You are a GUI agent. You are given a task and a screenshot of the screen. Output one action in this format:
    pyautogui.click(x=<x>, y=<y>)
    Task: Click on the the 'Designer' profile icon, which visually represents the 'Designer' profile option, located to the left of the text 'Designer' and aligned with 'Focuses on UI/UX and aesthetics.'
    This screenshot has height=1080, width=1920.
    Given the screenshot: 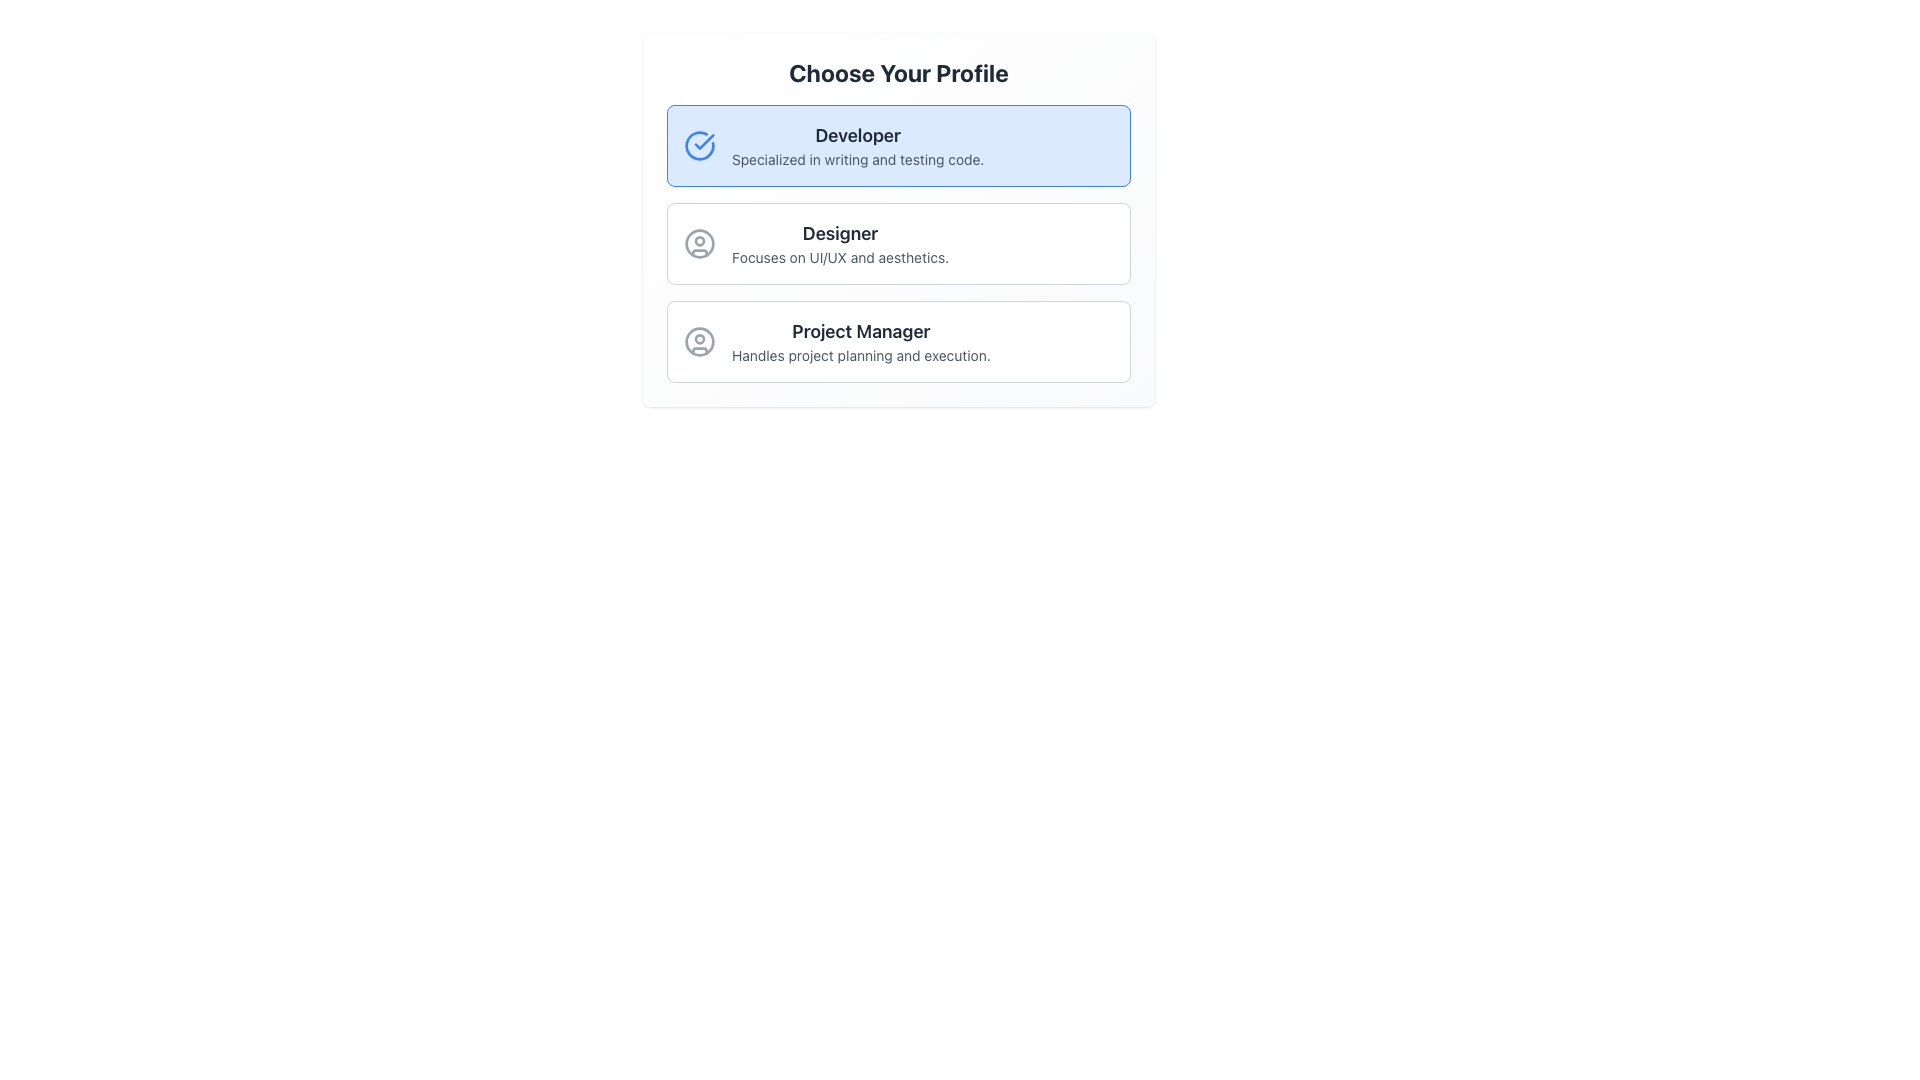 What is the action you would take?
    pyautogui.click(x=700, y=242)
    